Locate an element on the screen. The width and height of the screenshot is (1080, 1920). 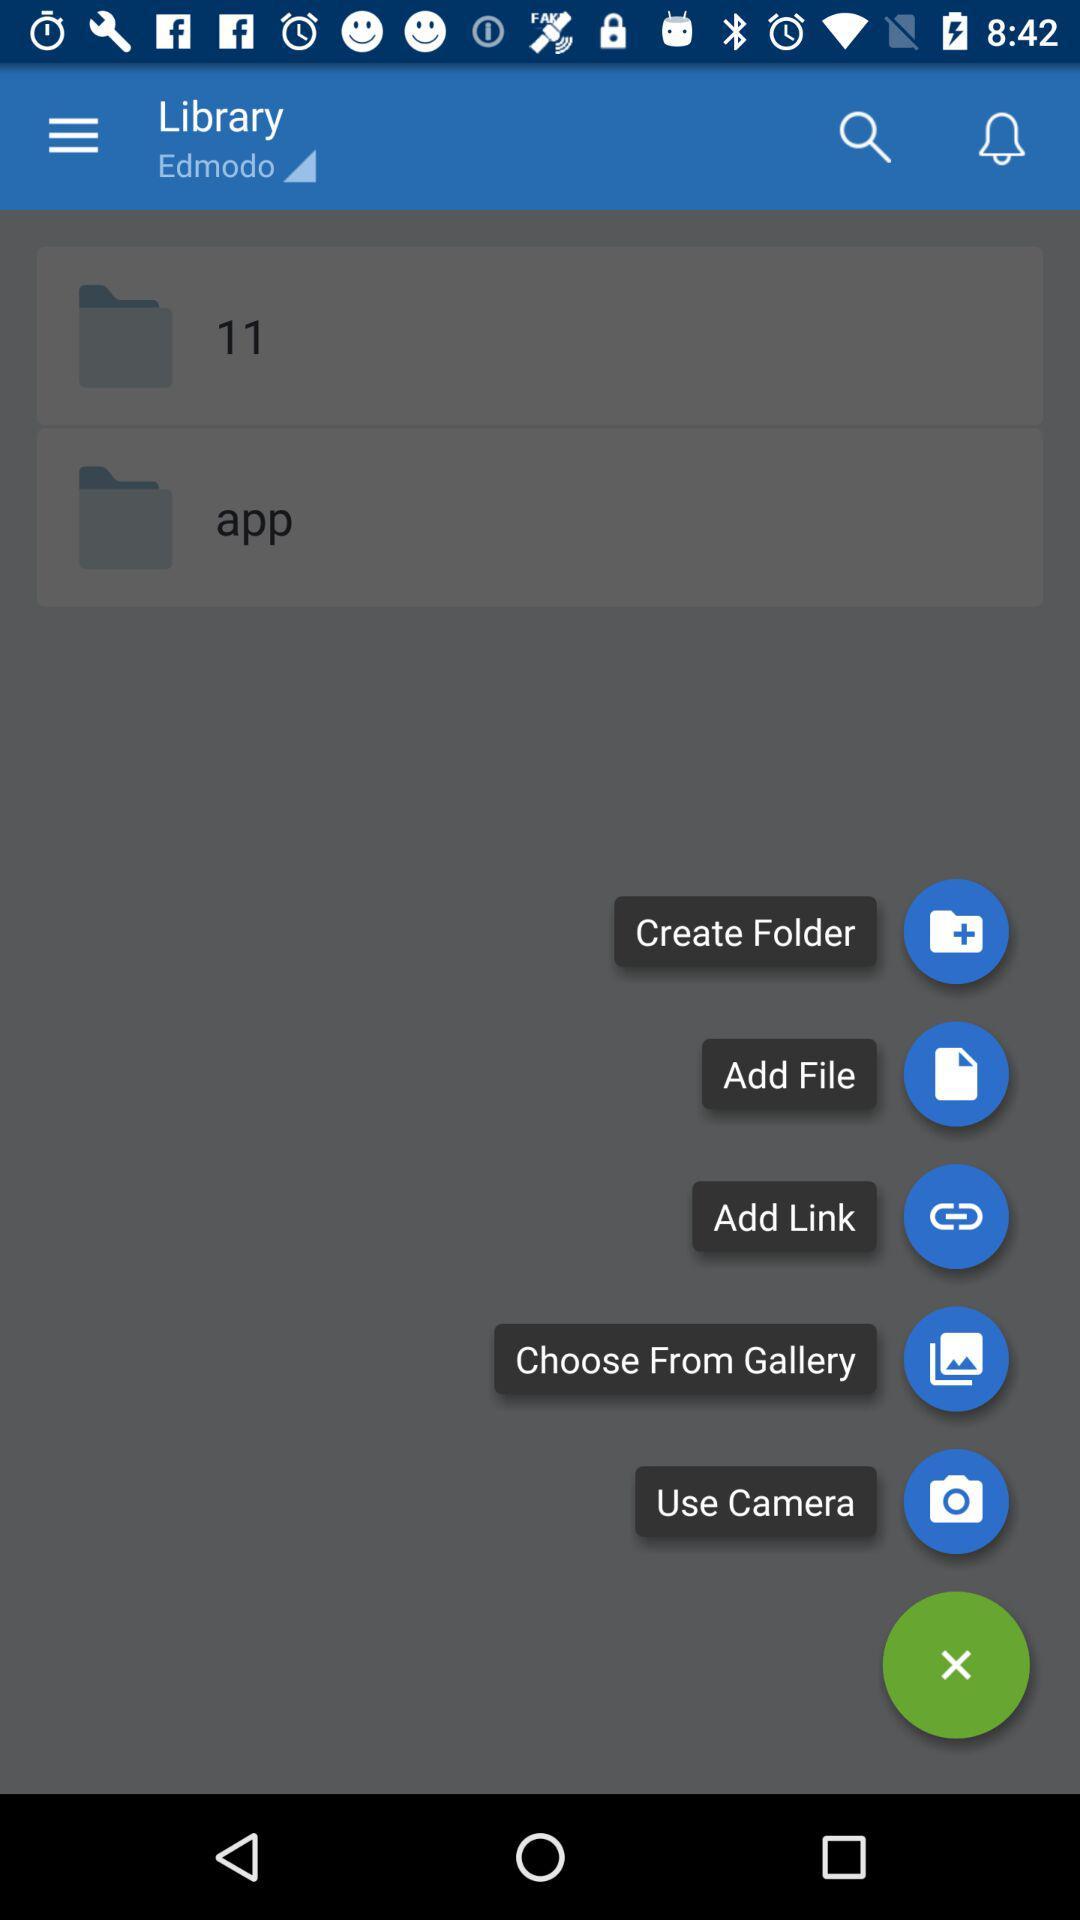
app item is located at coordinates (253, 517).